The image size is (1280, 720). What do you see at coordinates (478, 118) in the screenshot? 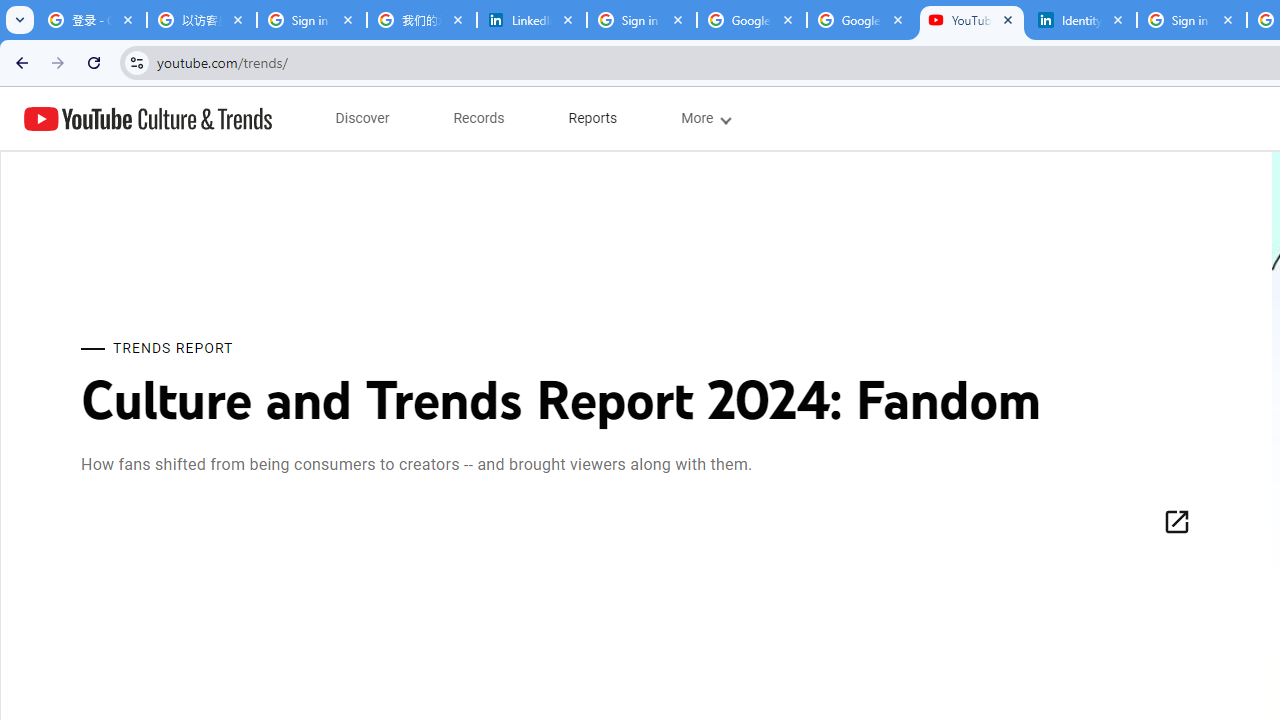
I see `'subnav-Records menupopup'` at bounding box center [478, 118].